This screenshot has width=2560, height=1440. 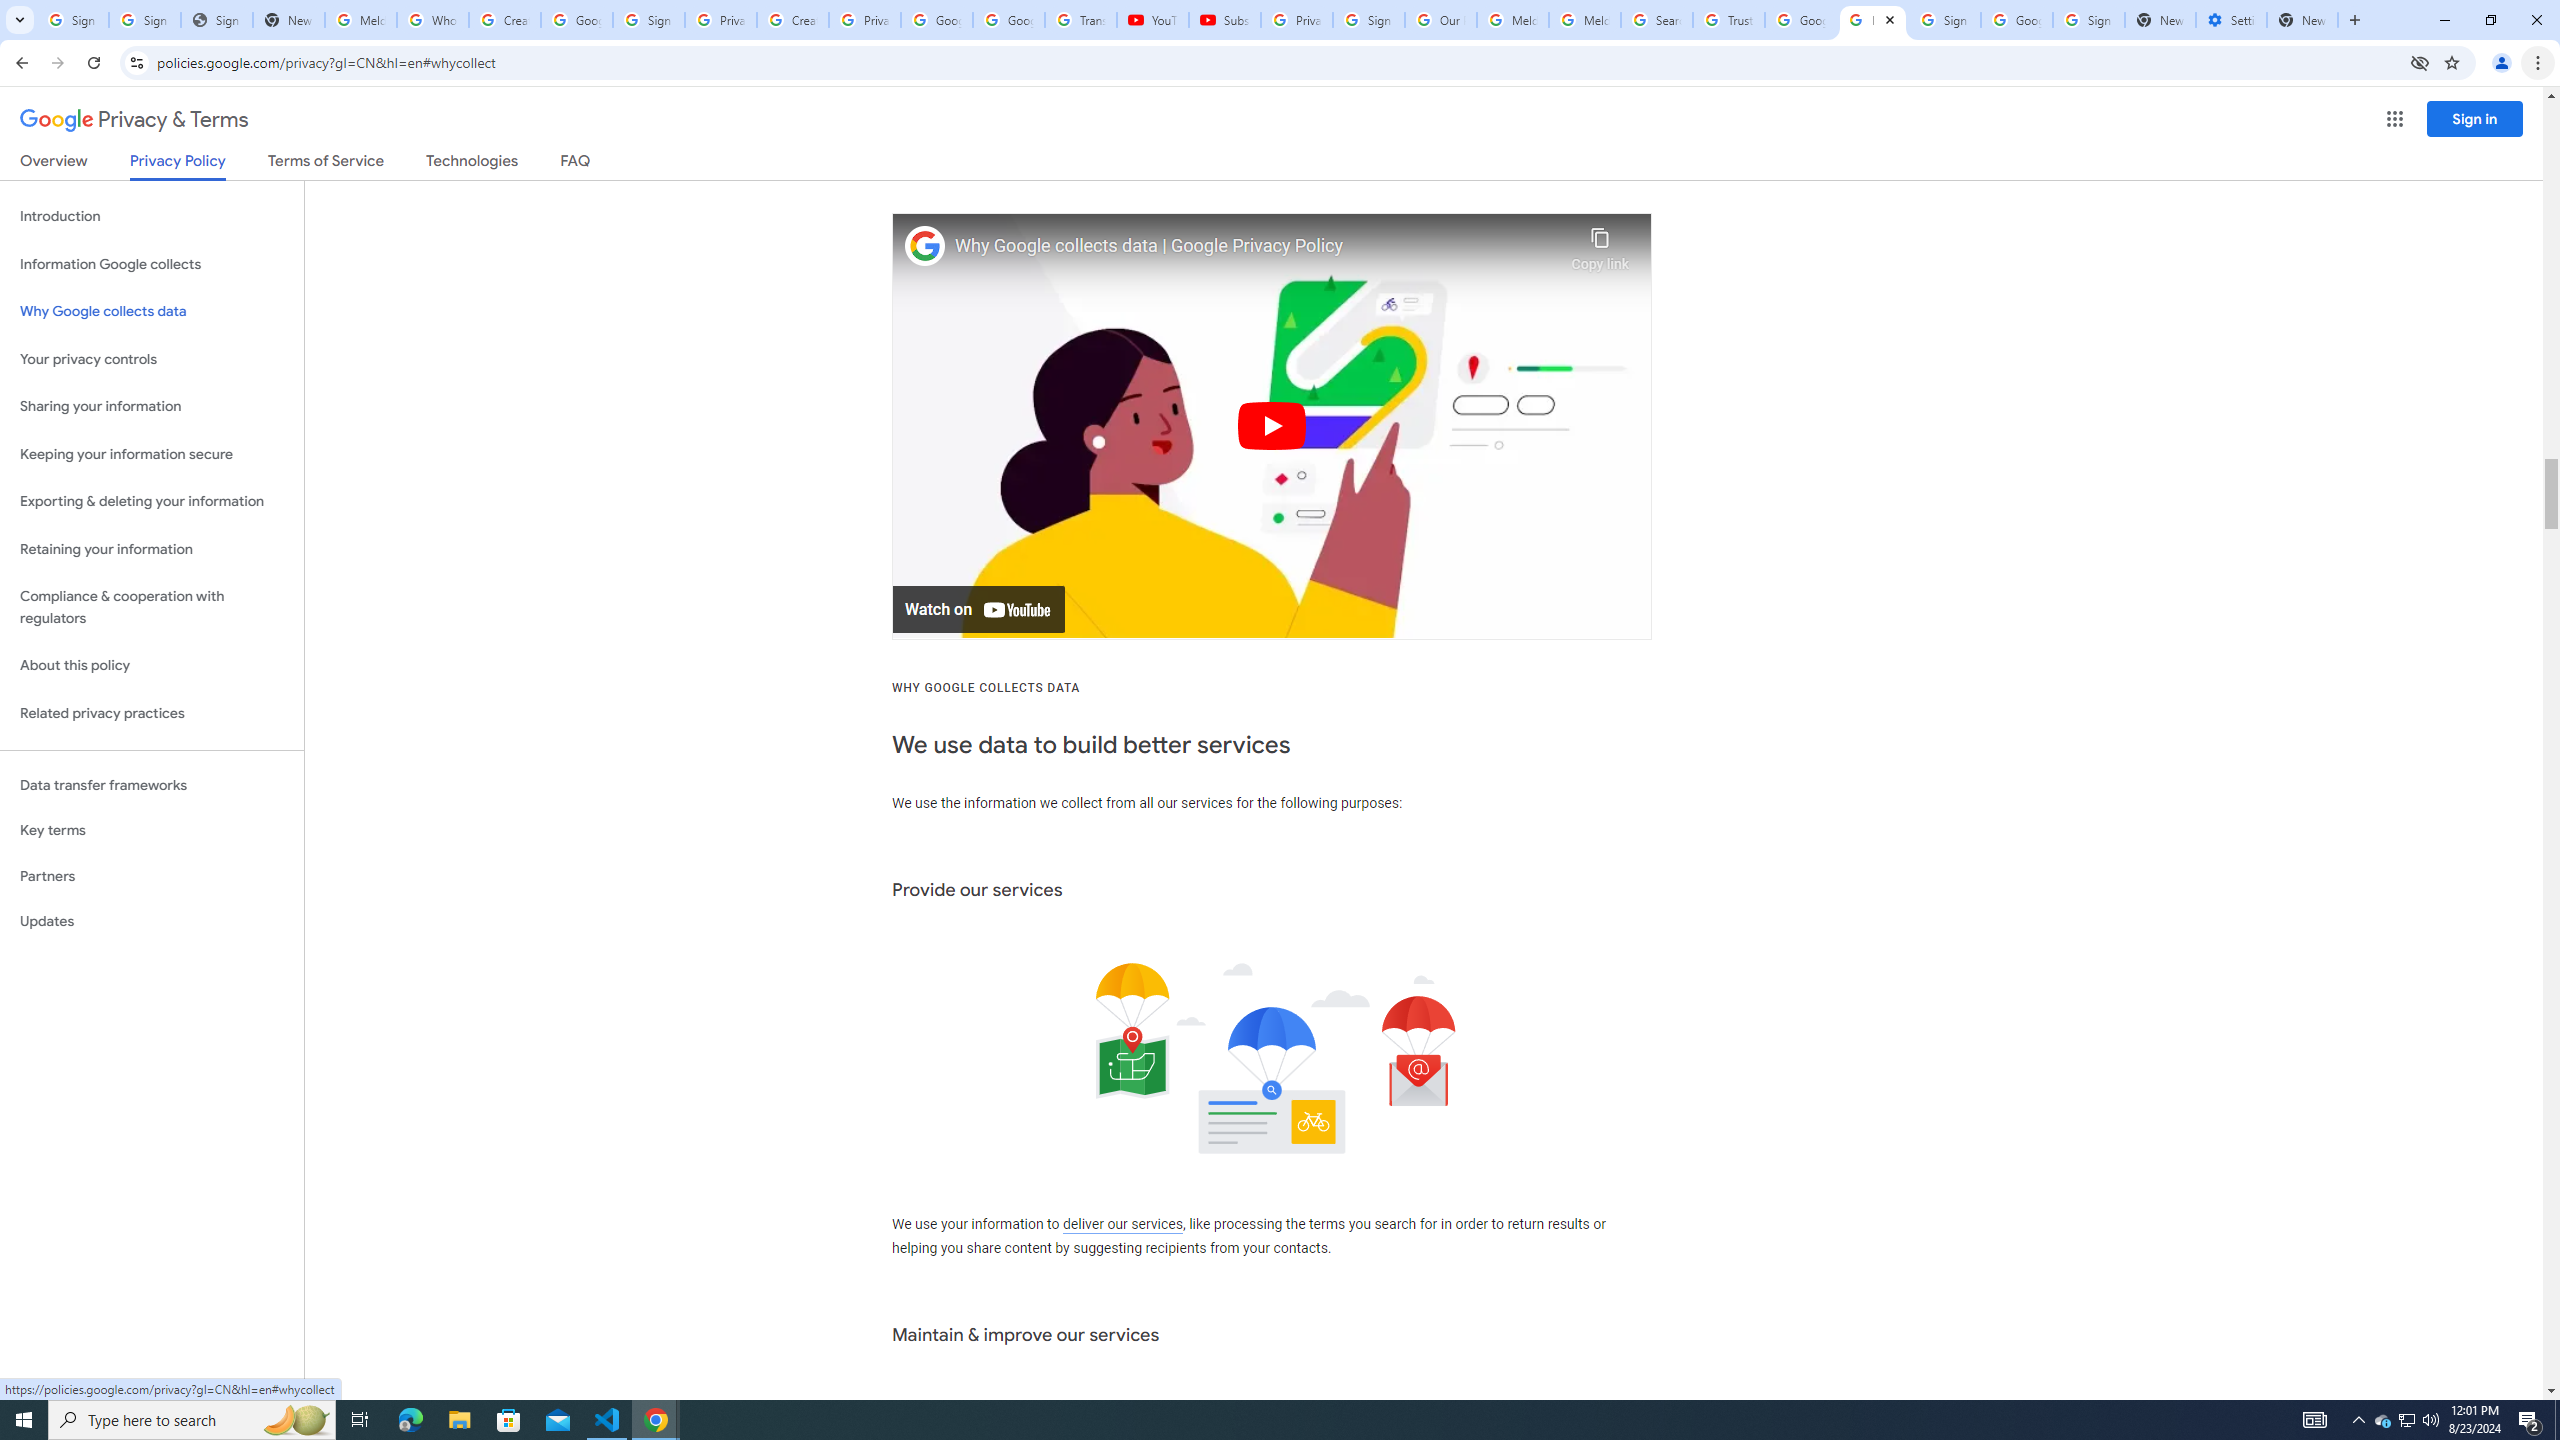 What do you see at coordinates (151, 712) in the screenshot?
I see `'Related privacy practices'` at bounding box center [151, 712].